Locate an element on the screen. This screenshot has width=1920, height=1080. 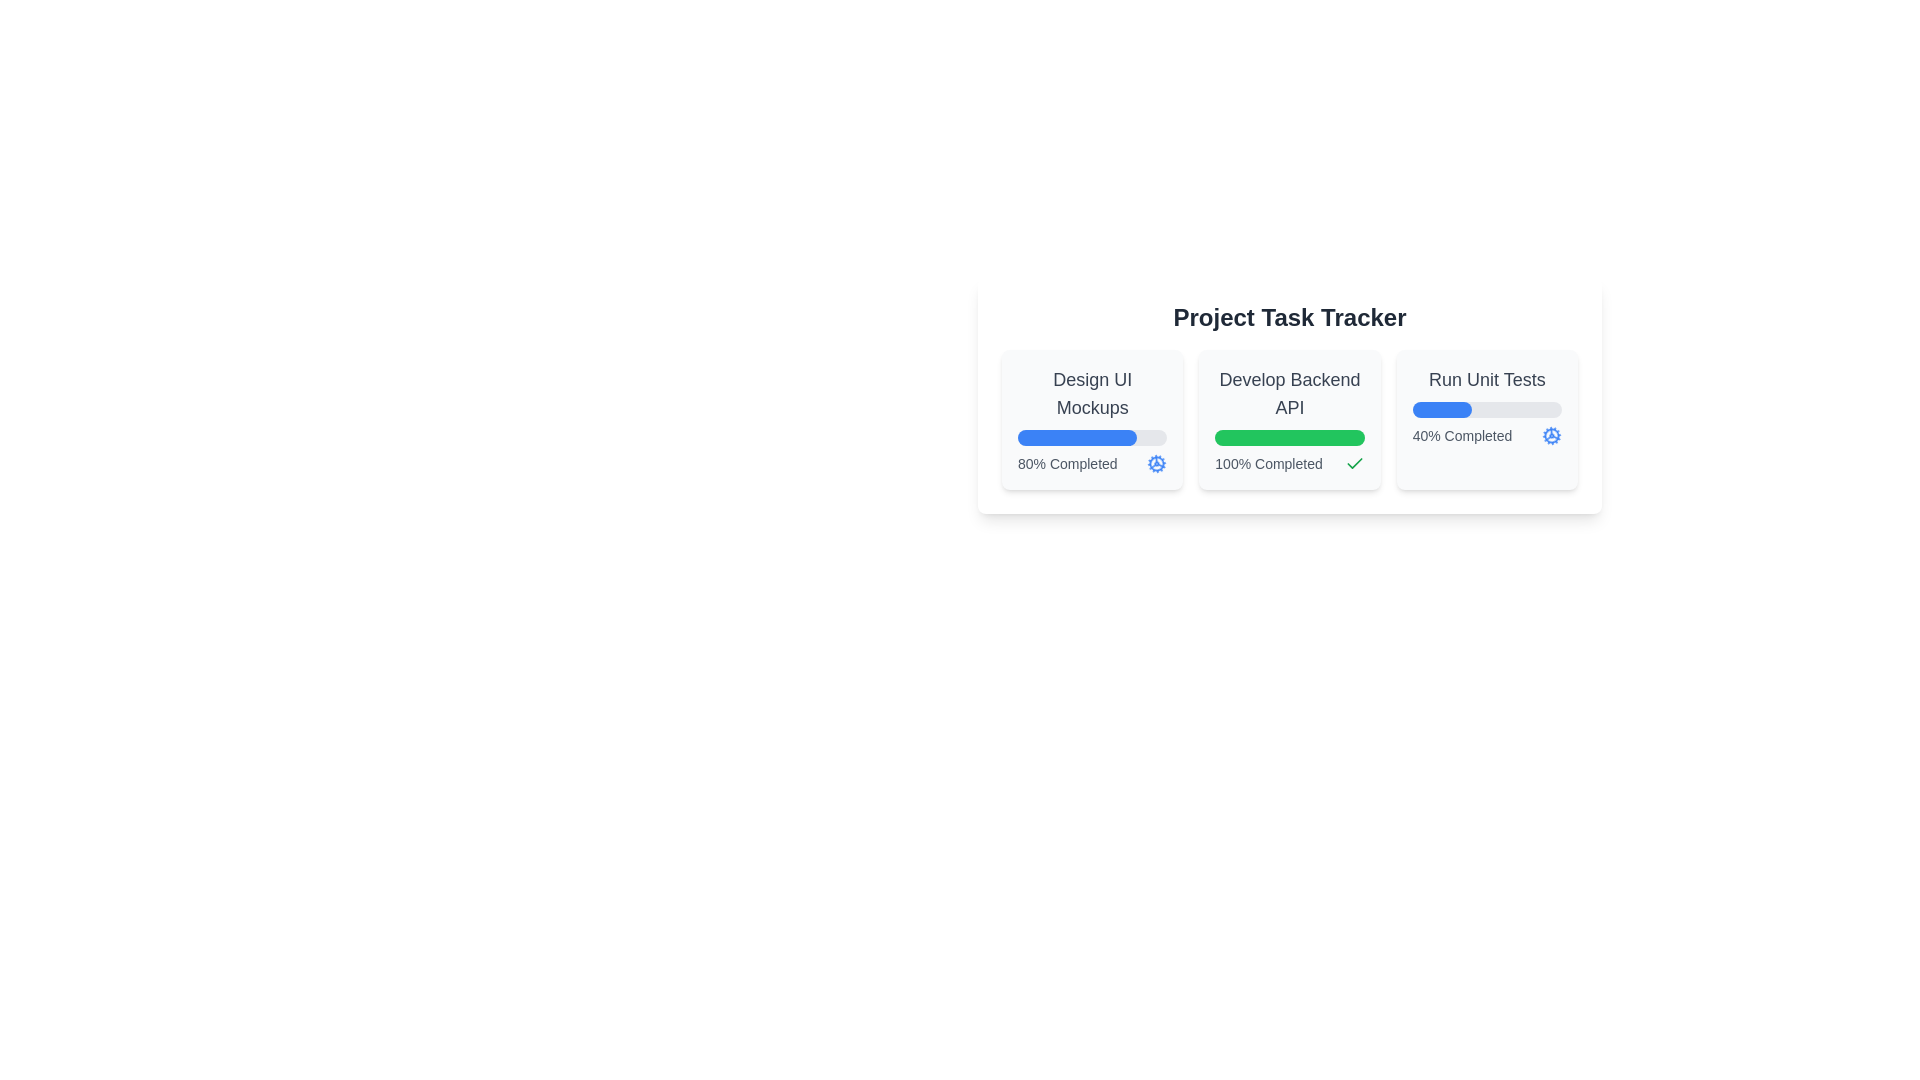
the static text label displaying the percentage of task completion, located in the lower-left part of the card component for 'Design UI Mockups' is located at coordinates (1066, 463).